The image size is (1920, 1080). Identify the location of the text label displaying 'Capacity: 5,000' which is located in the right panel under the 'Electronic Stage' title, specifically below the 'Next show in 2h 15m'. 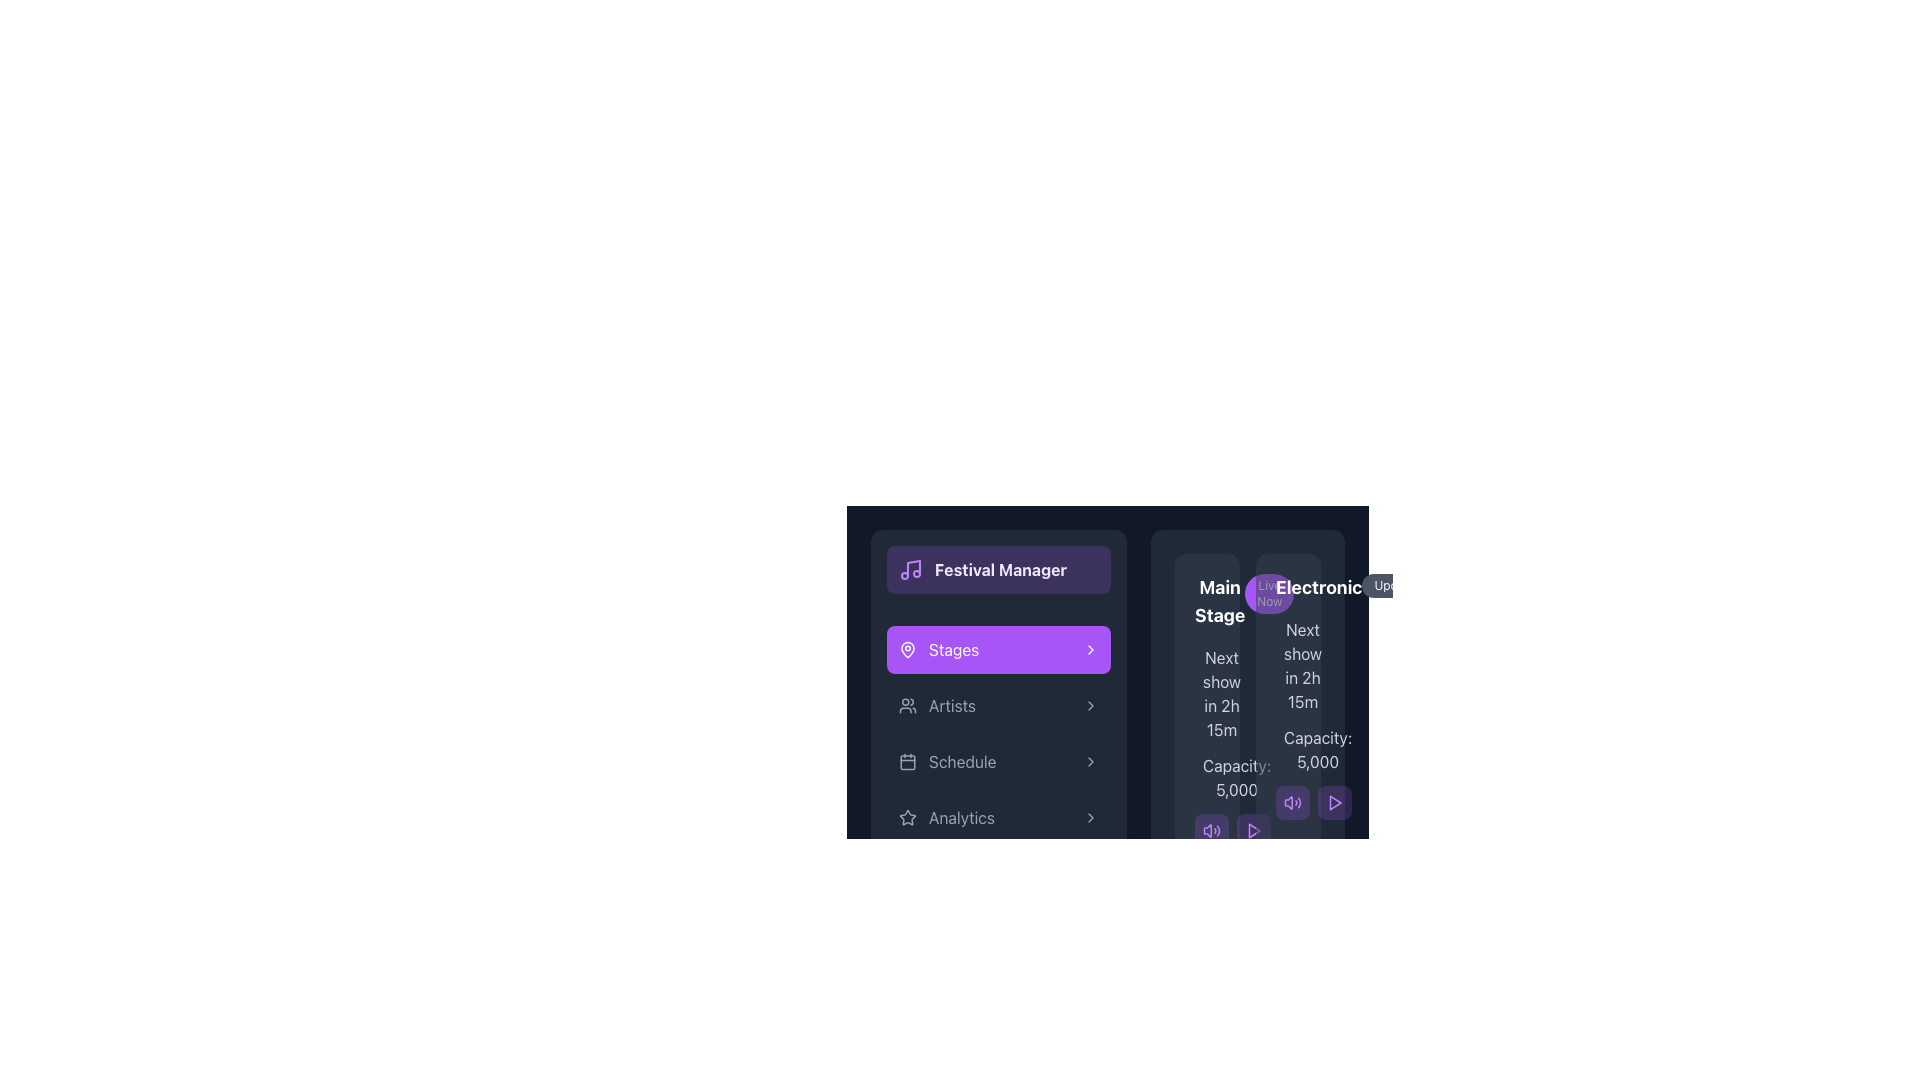
(1288, 749).